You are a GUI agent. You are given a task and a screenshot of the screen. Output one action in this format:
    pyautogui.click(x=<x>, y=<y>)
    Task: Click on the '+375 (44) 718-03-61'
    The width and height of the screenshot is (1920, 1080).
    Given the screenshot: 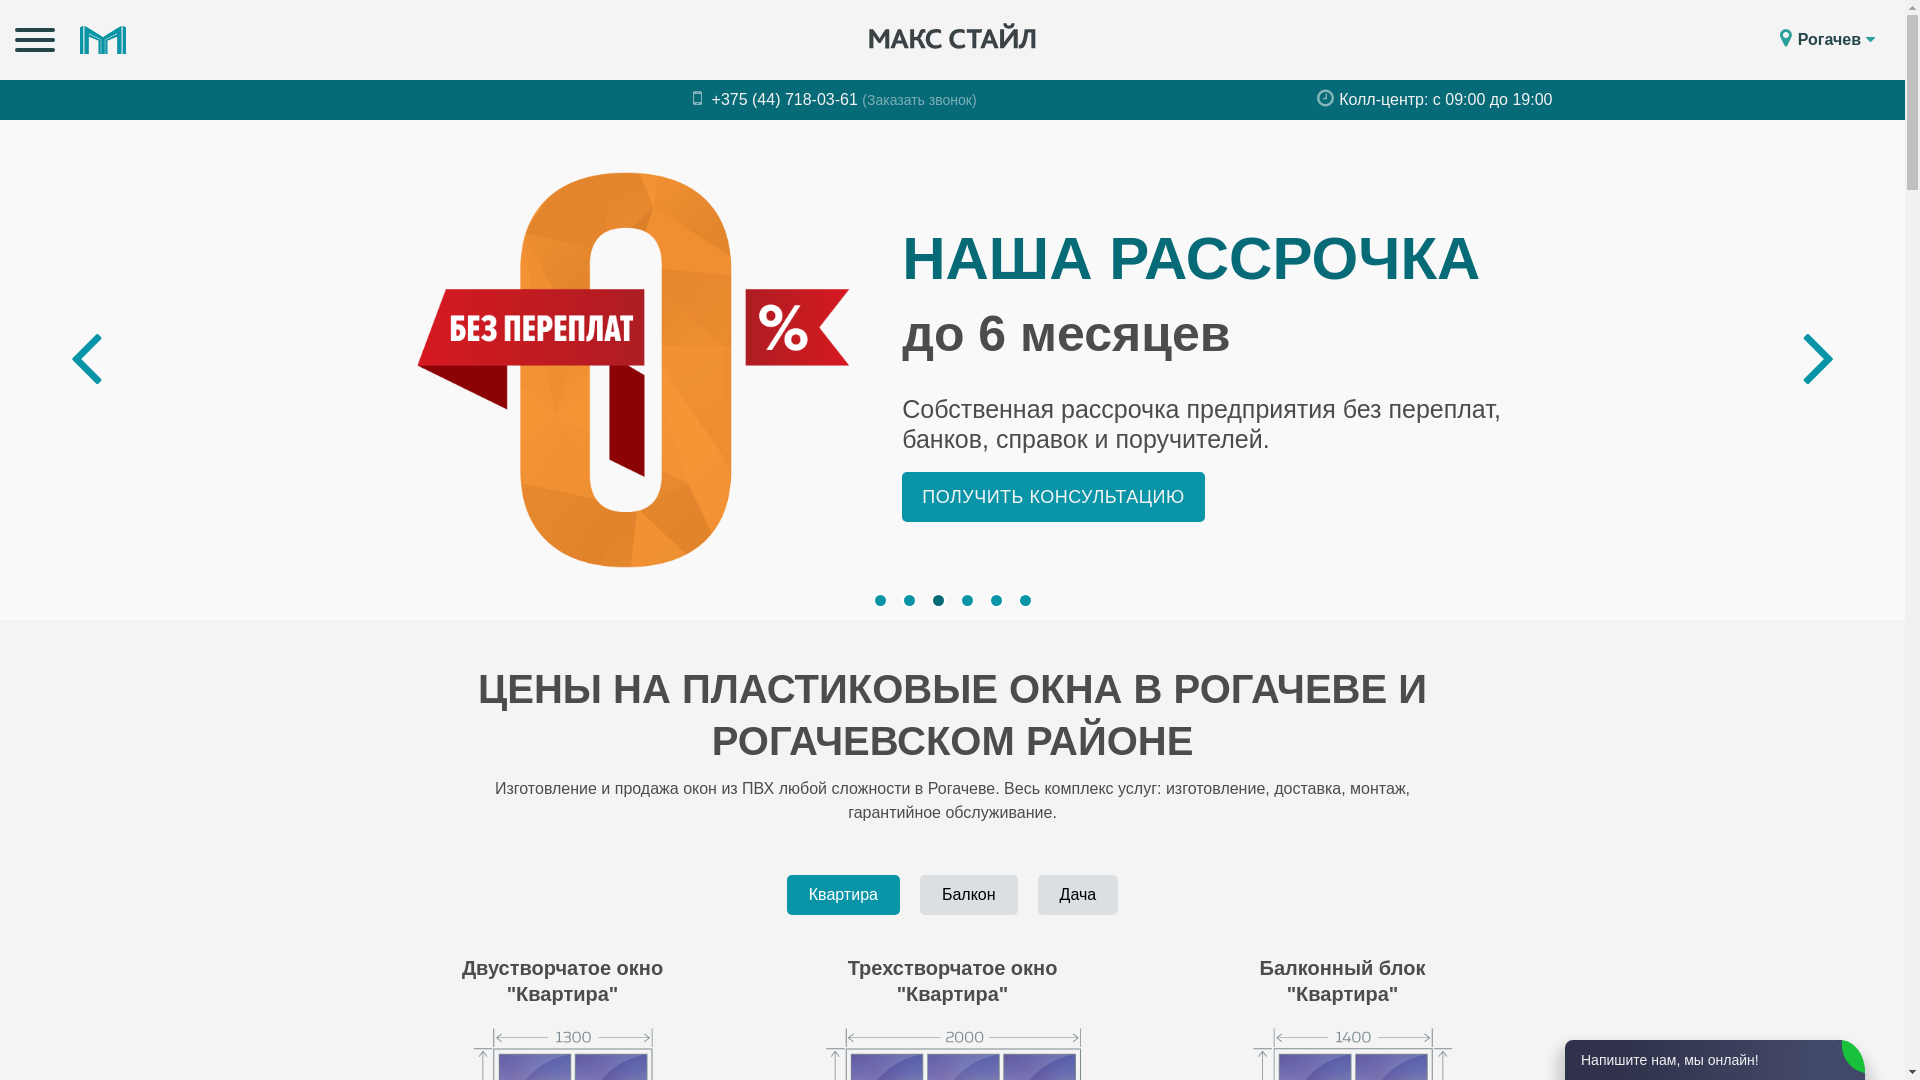 What is the action you would take?
    pyautogui.click(x=776, y=99)
    